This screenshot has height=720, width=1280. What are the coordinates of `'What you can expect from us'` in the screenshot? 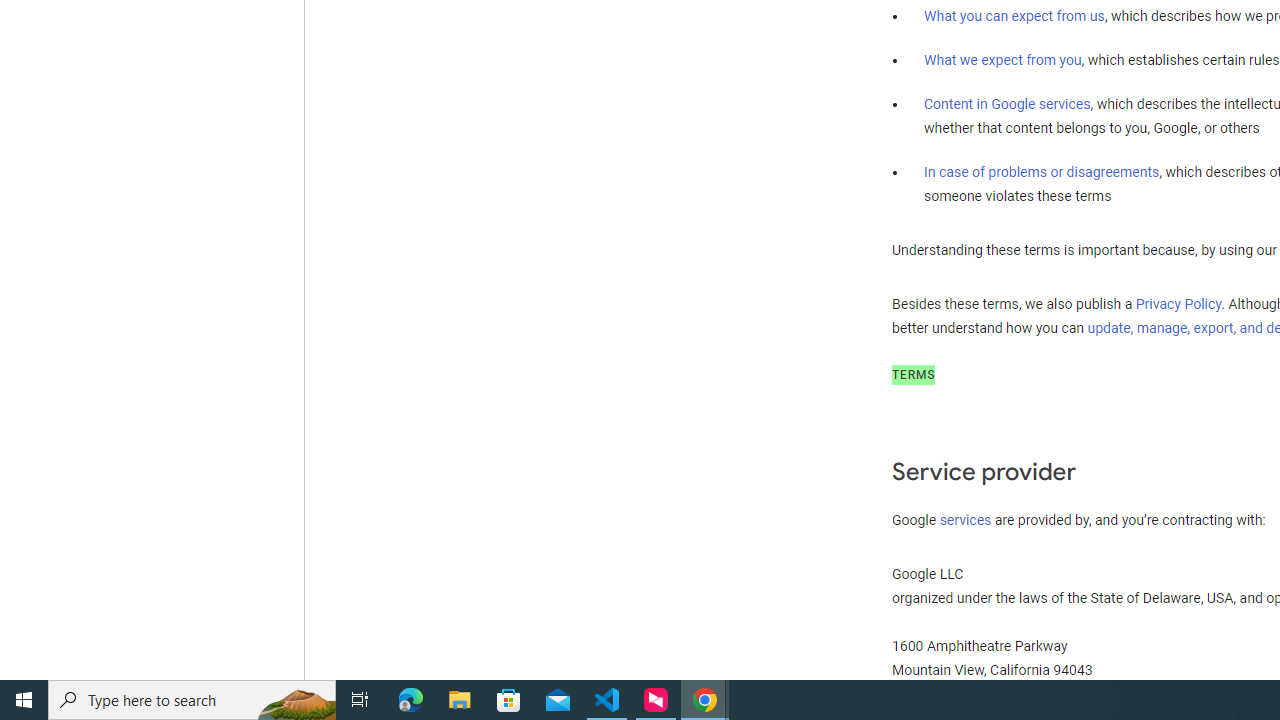 It's located at (1014, 16).